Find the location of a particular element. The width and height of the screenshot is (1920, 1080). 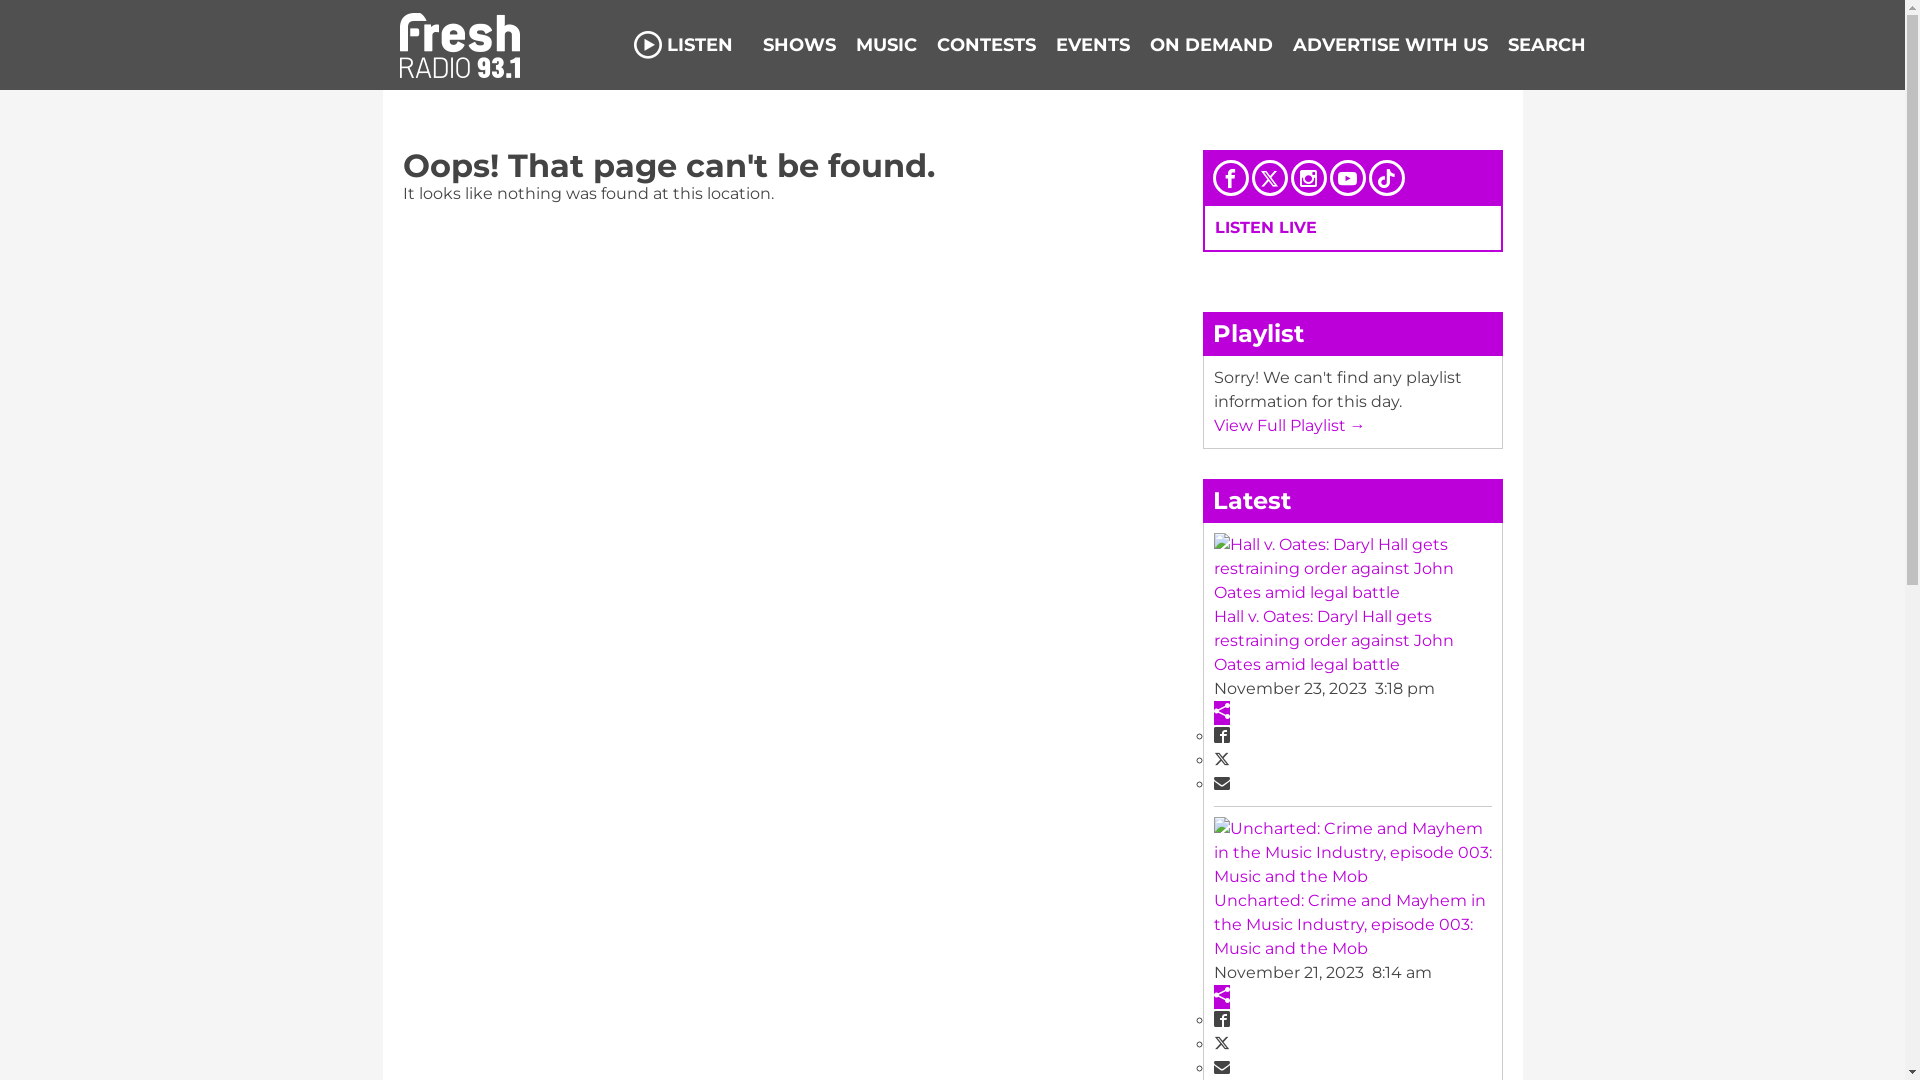

'SEARCH' is located at coordinates (1545, 45).